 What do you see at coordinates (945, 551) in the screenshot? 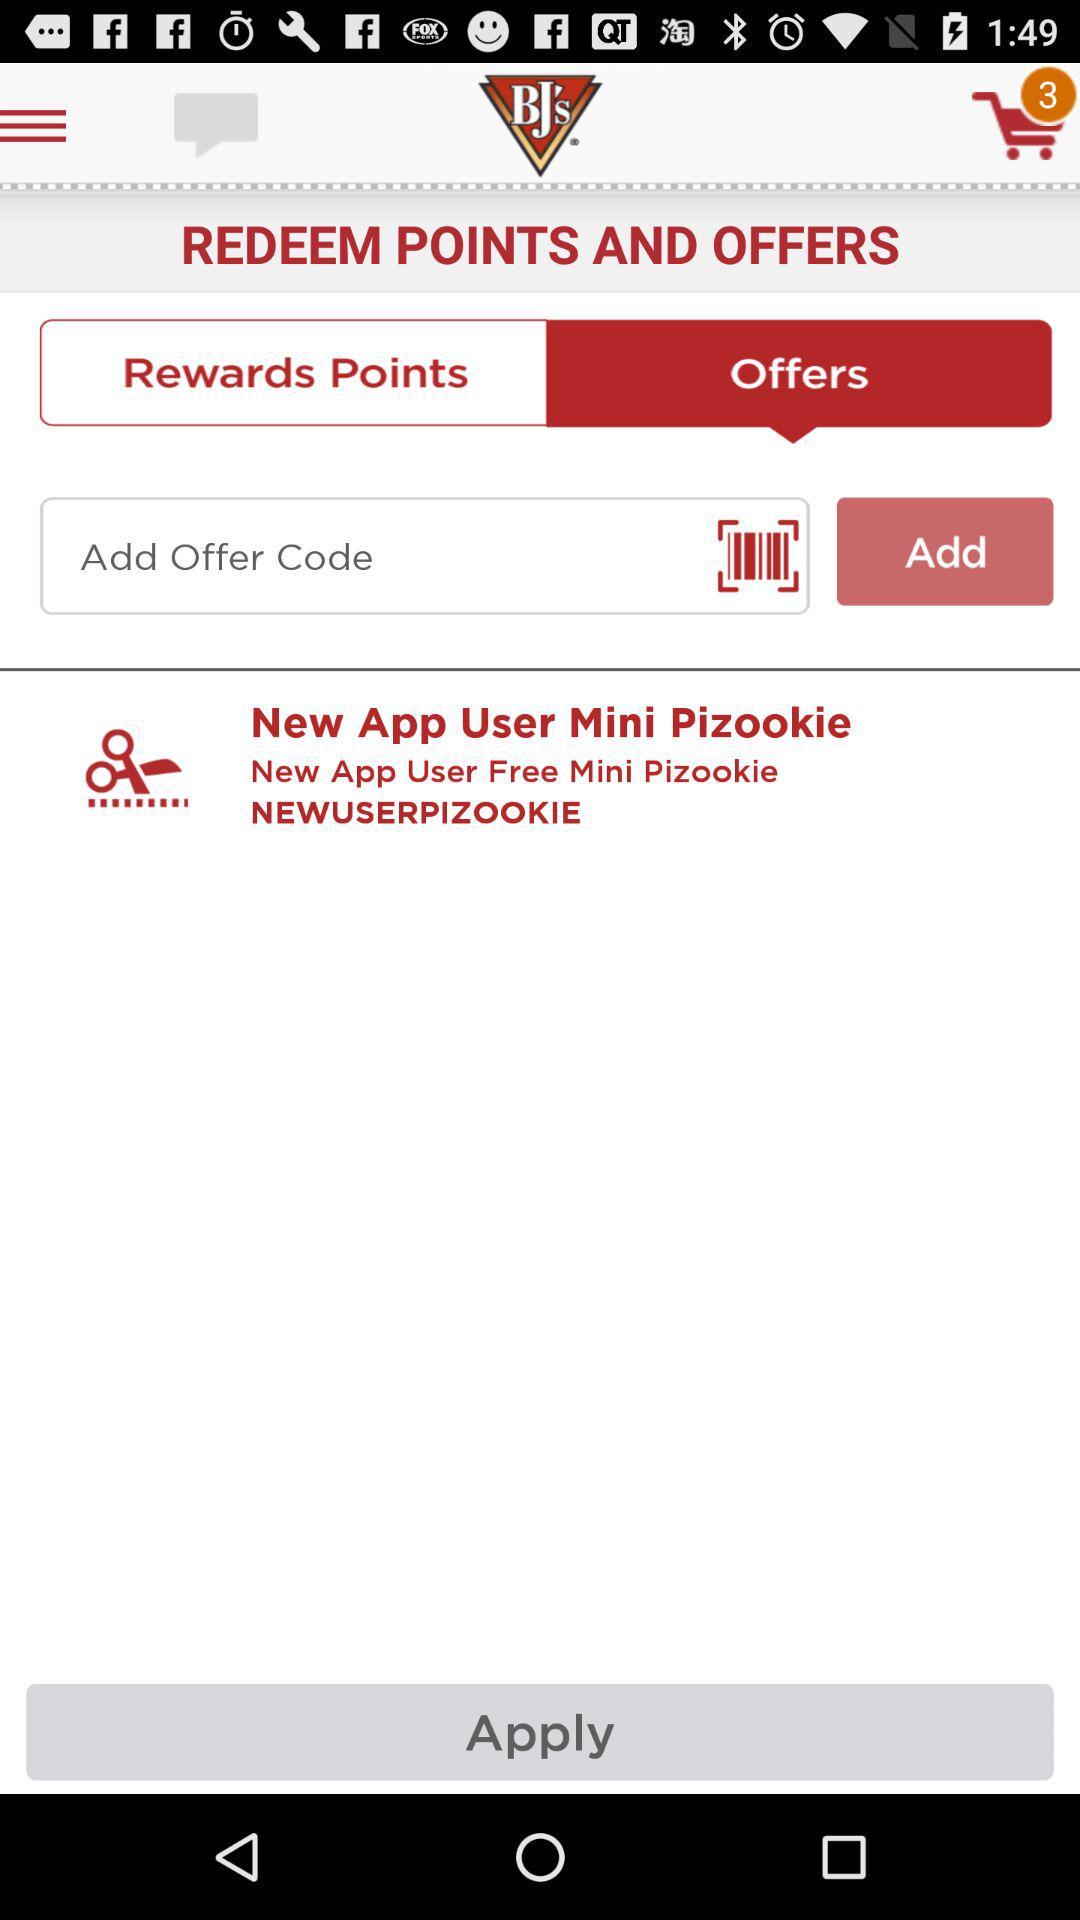
I see `button` at bounding box center [945, 551].